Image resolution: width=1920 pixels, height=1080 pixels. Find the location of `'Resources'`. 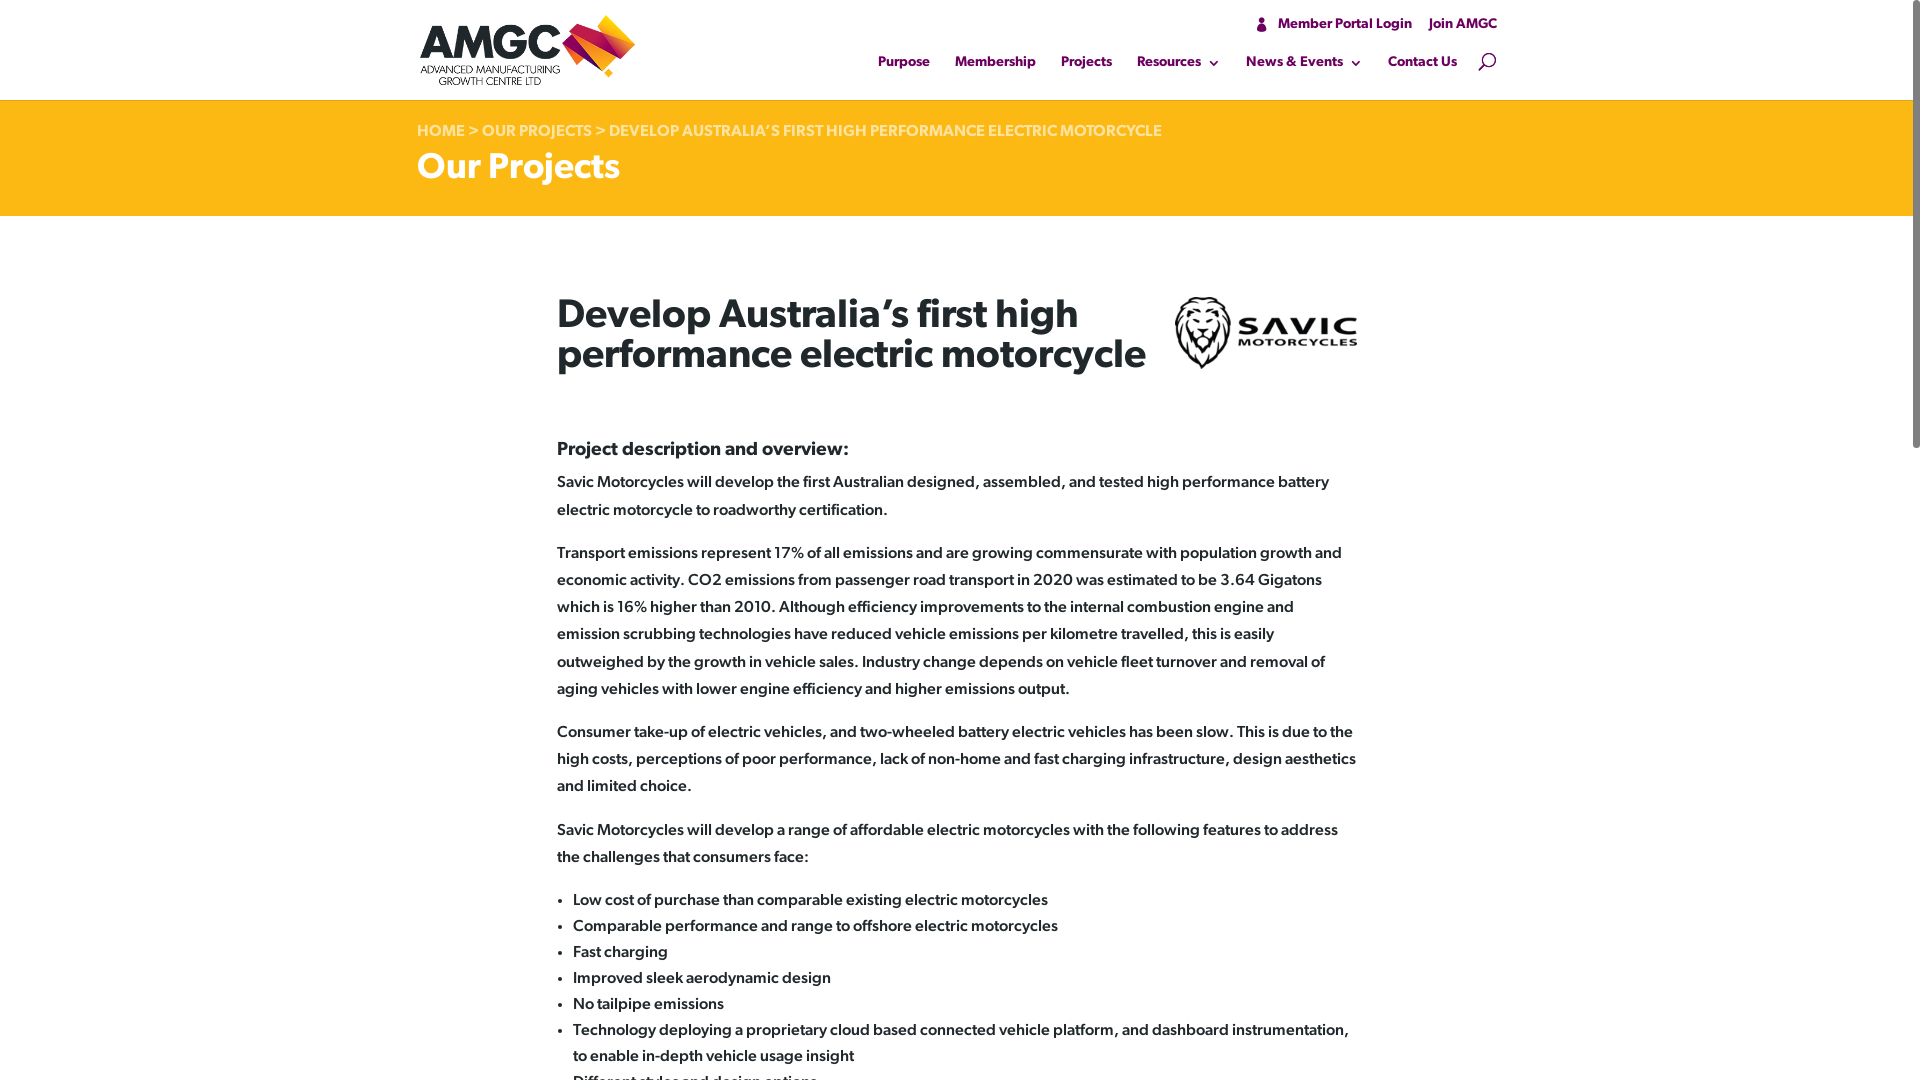

'Resources' is located at coordinates (1177, 66).